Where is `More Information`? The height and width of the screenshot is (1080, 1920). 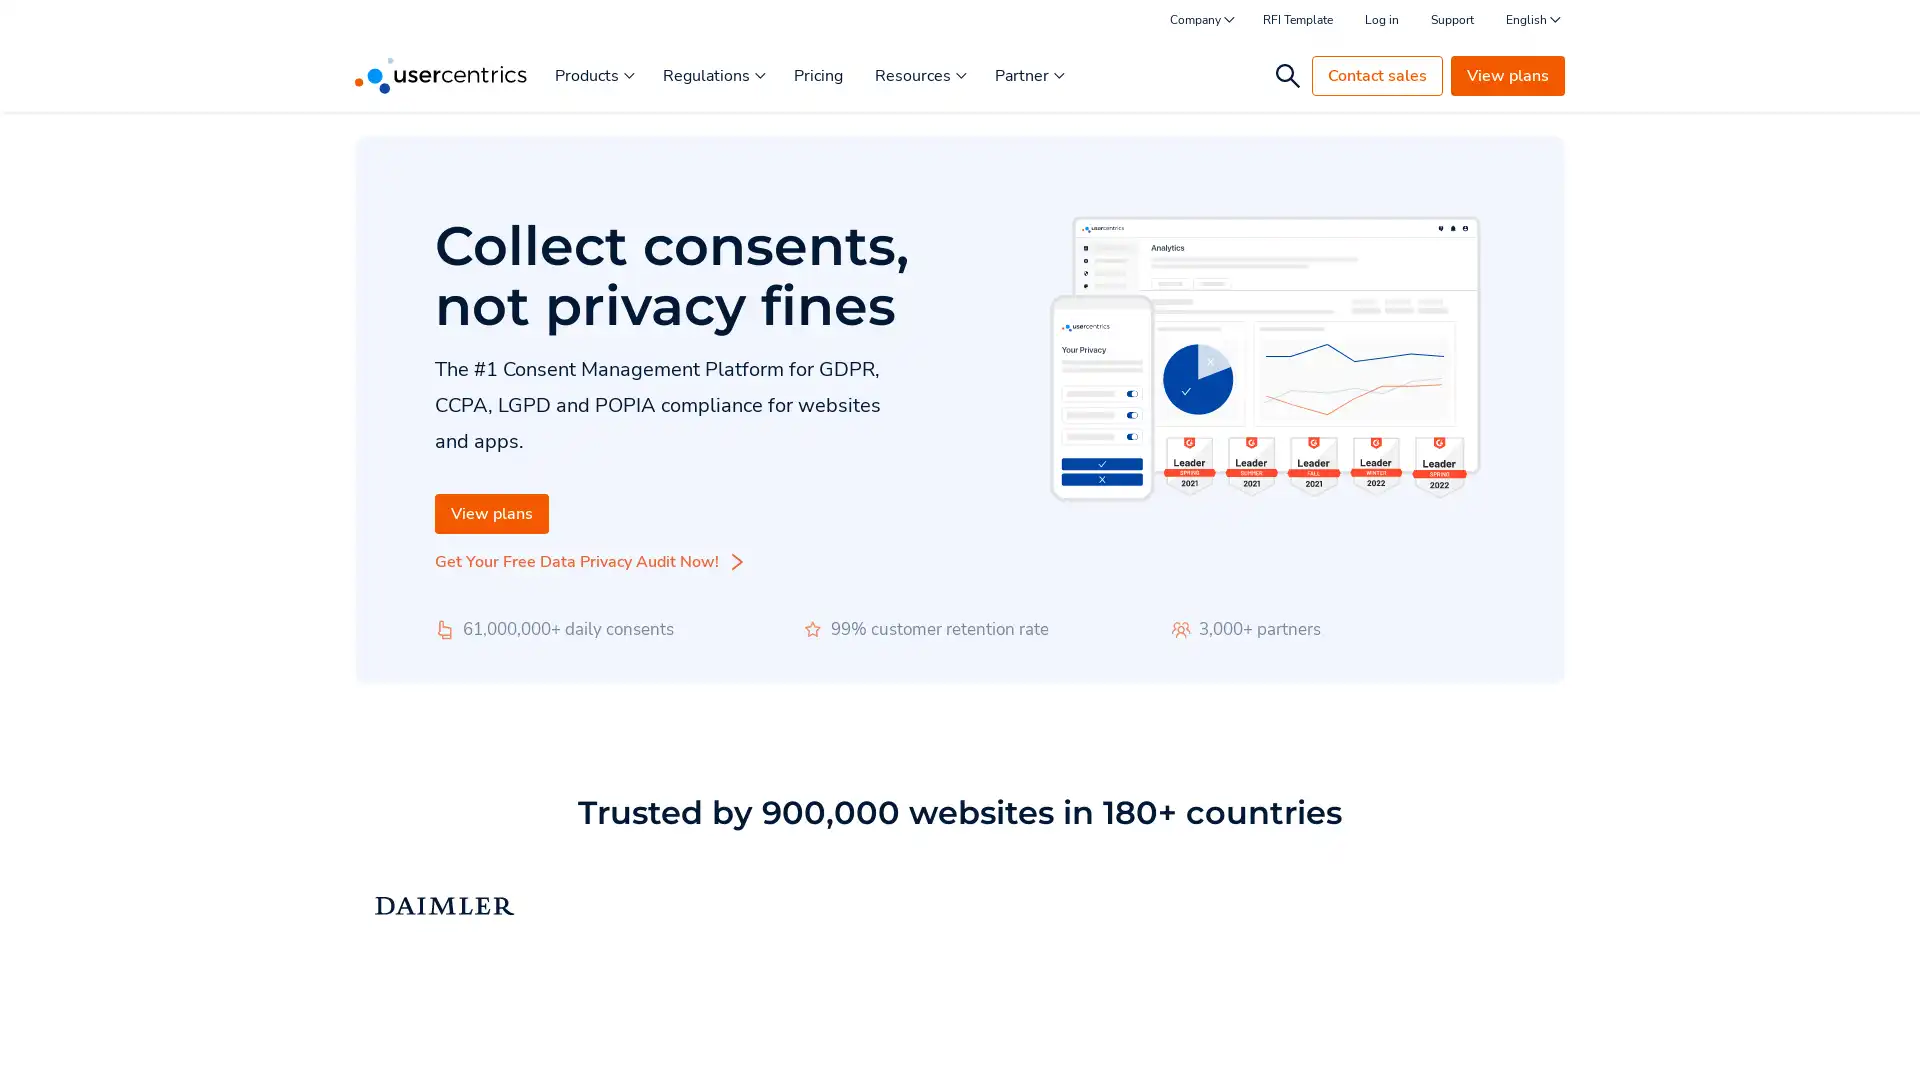
More Information is located at coordinates (253, 1019).